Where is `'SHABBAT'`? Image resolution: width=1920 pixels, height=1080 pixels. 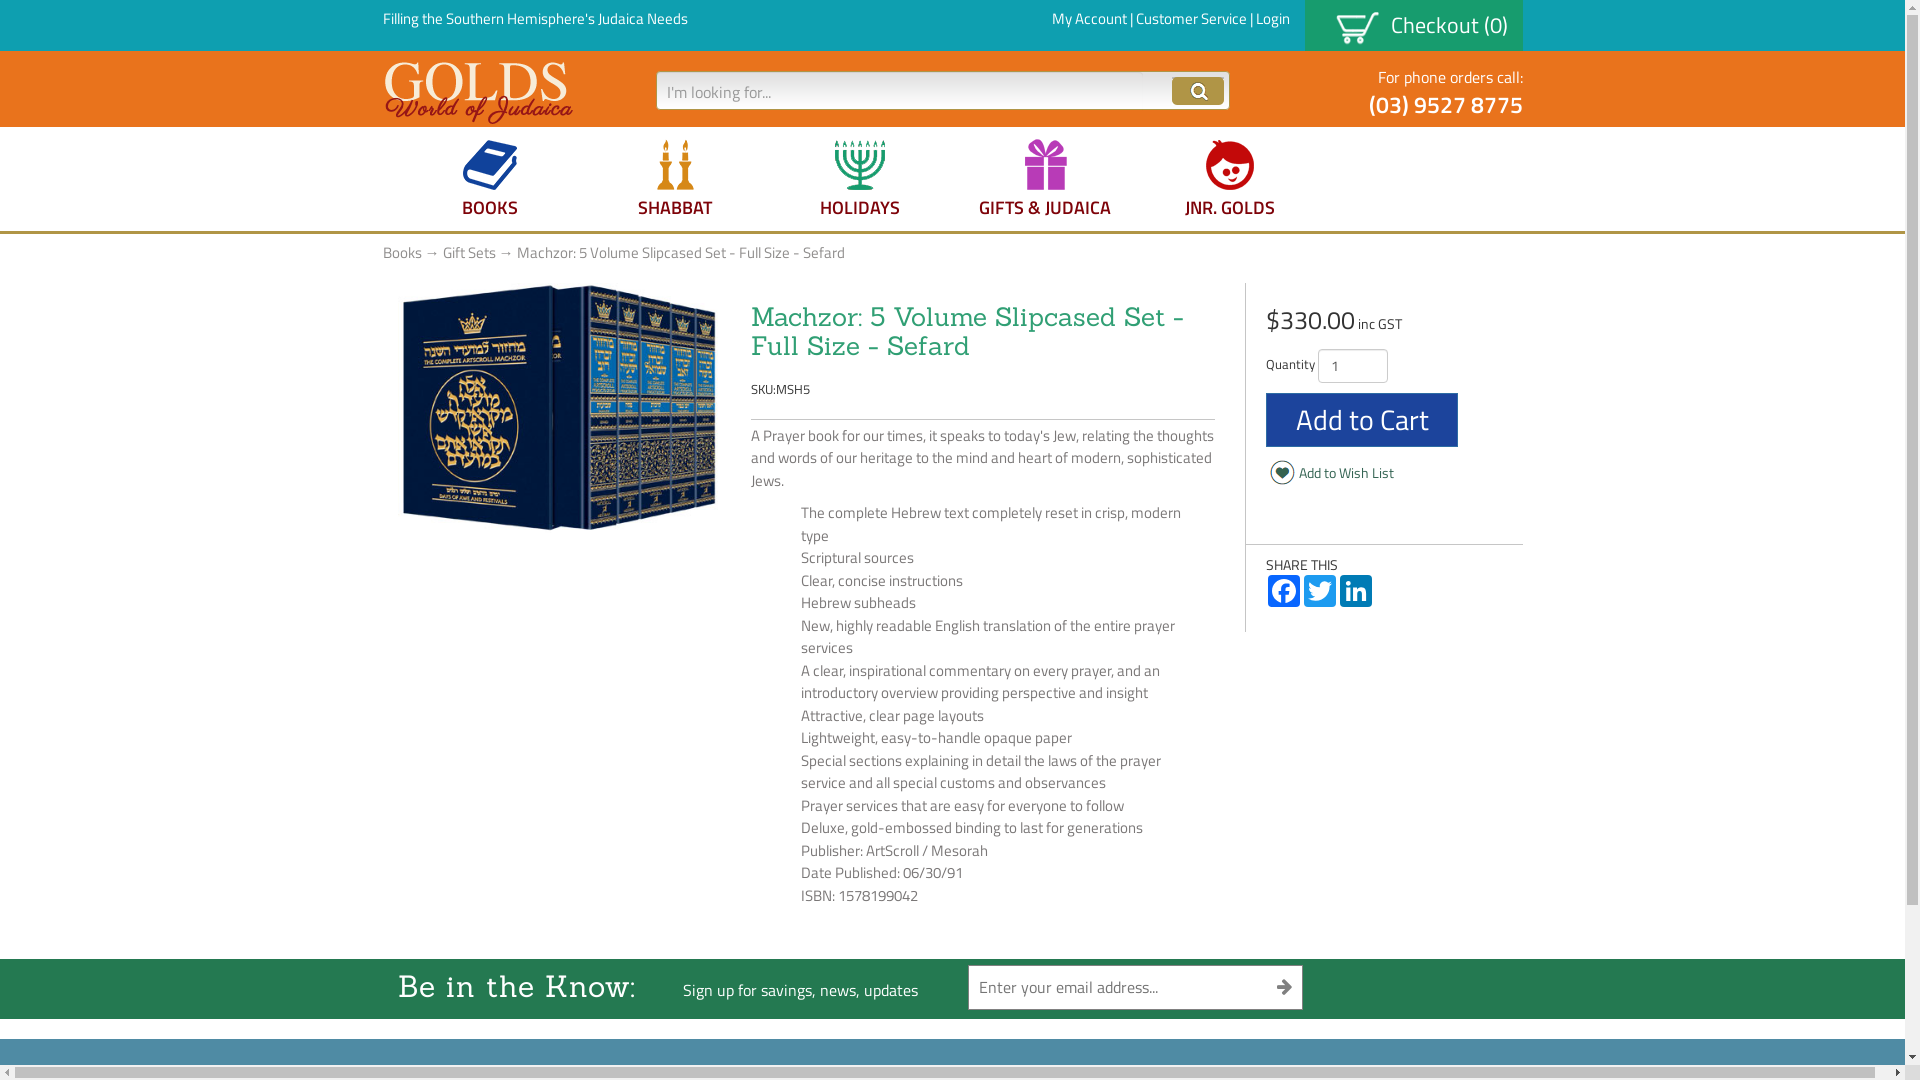 'SHABBAT' is located at coordinates (675, 177).